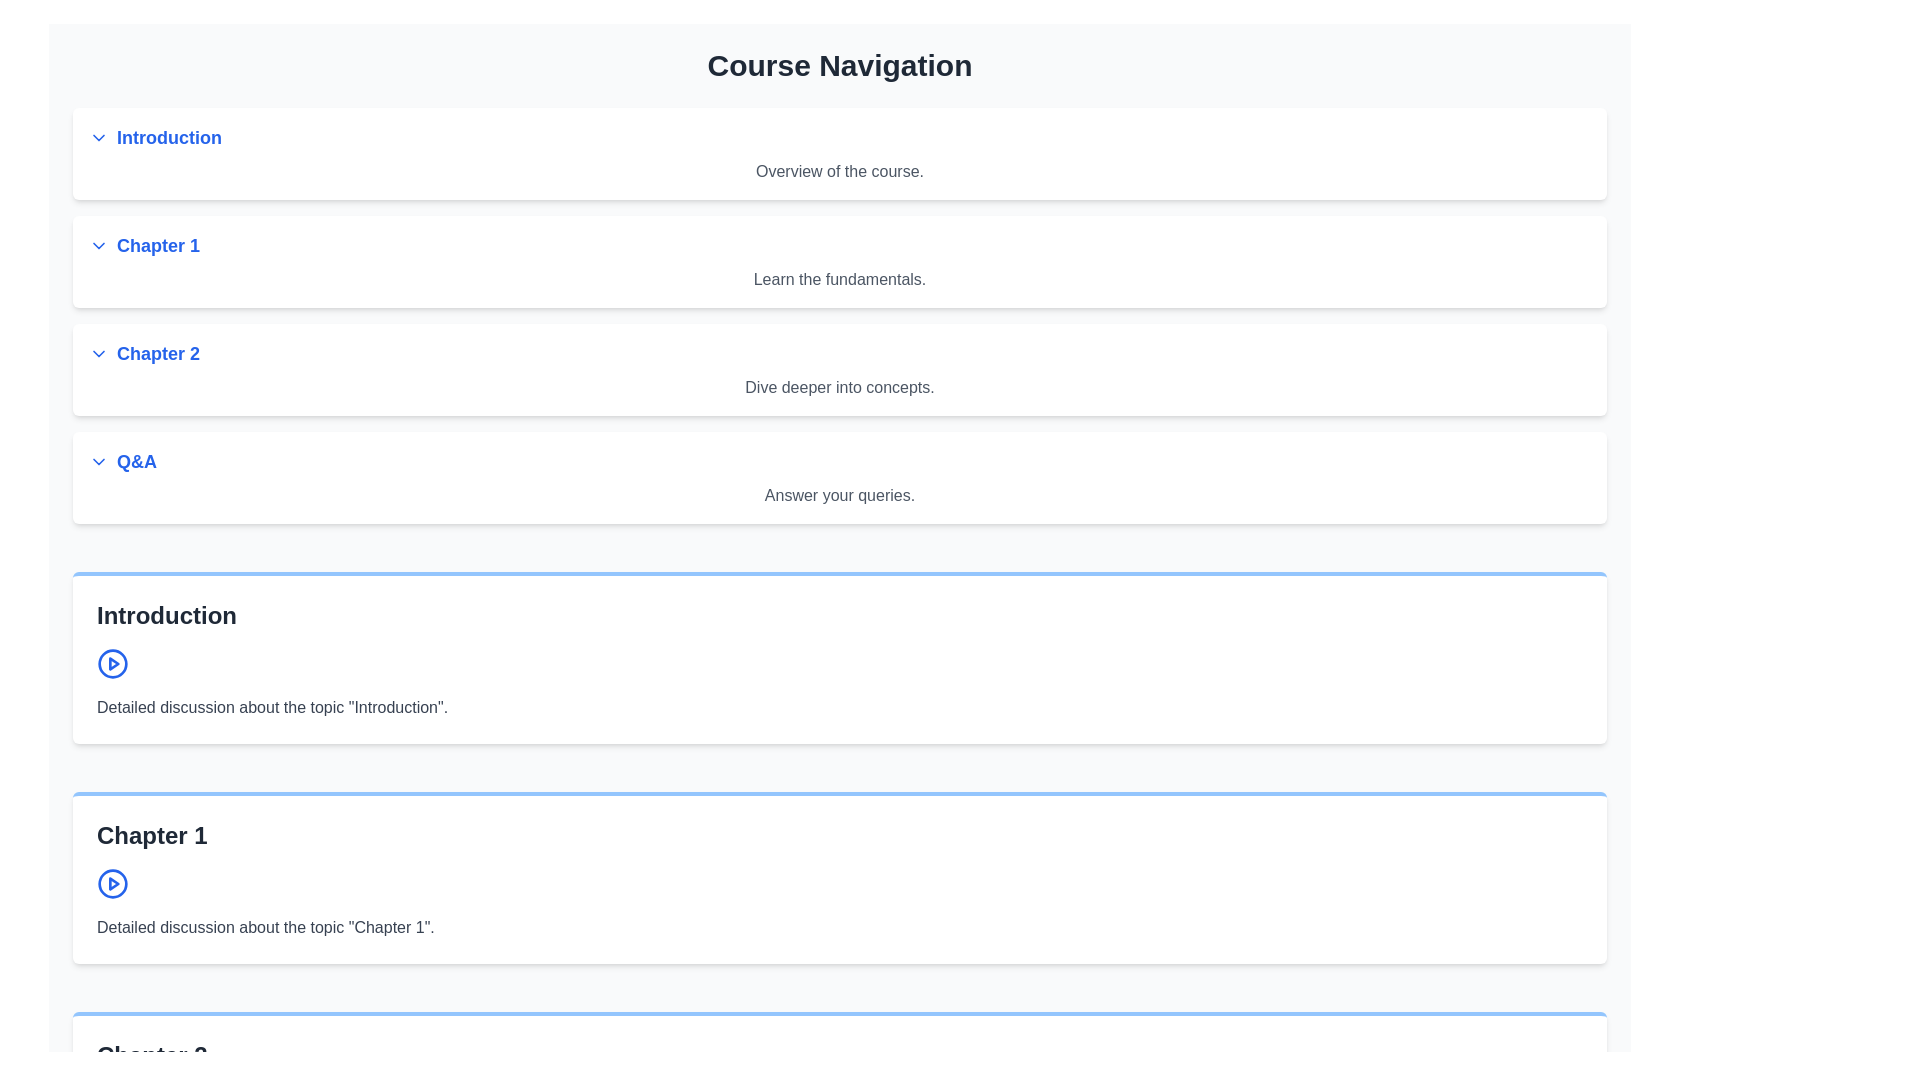 The height and width of the screenshot is (1080, 1920). I want to click on text heading that serves as the title for the 'Chapter 2' section, located at the top of the section above the play button and descriptive text, so click(151, 1055).